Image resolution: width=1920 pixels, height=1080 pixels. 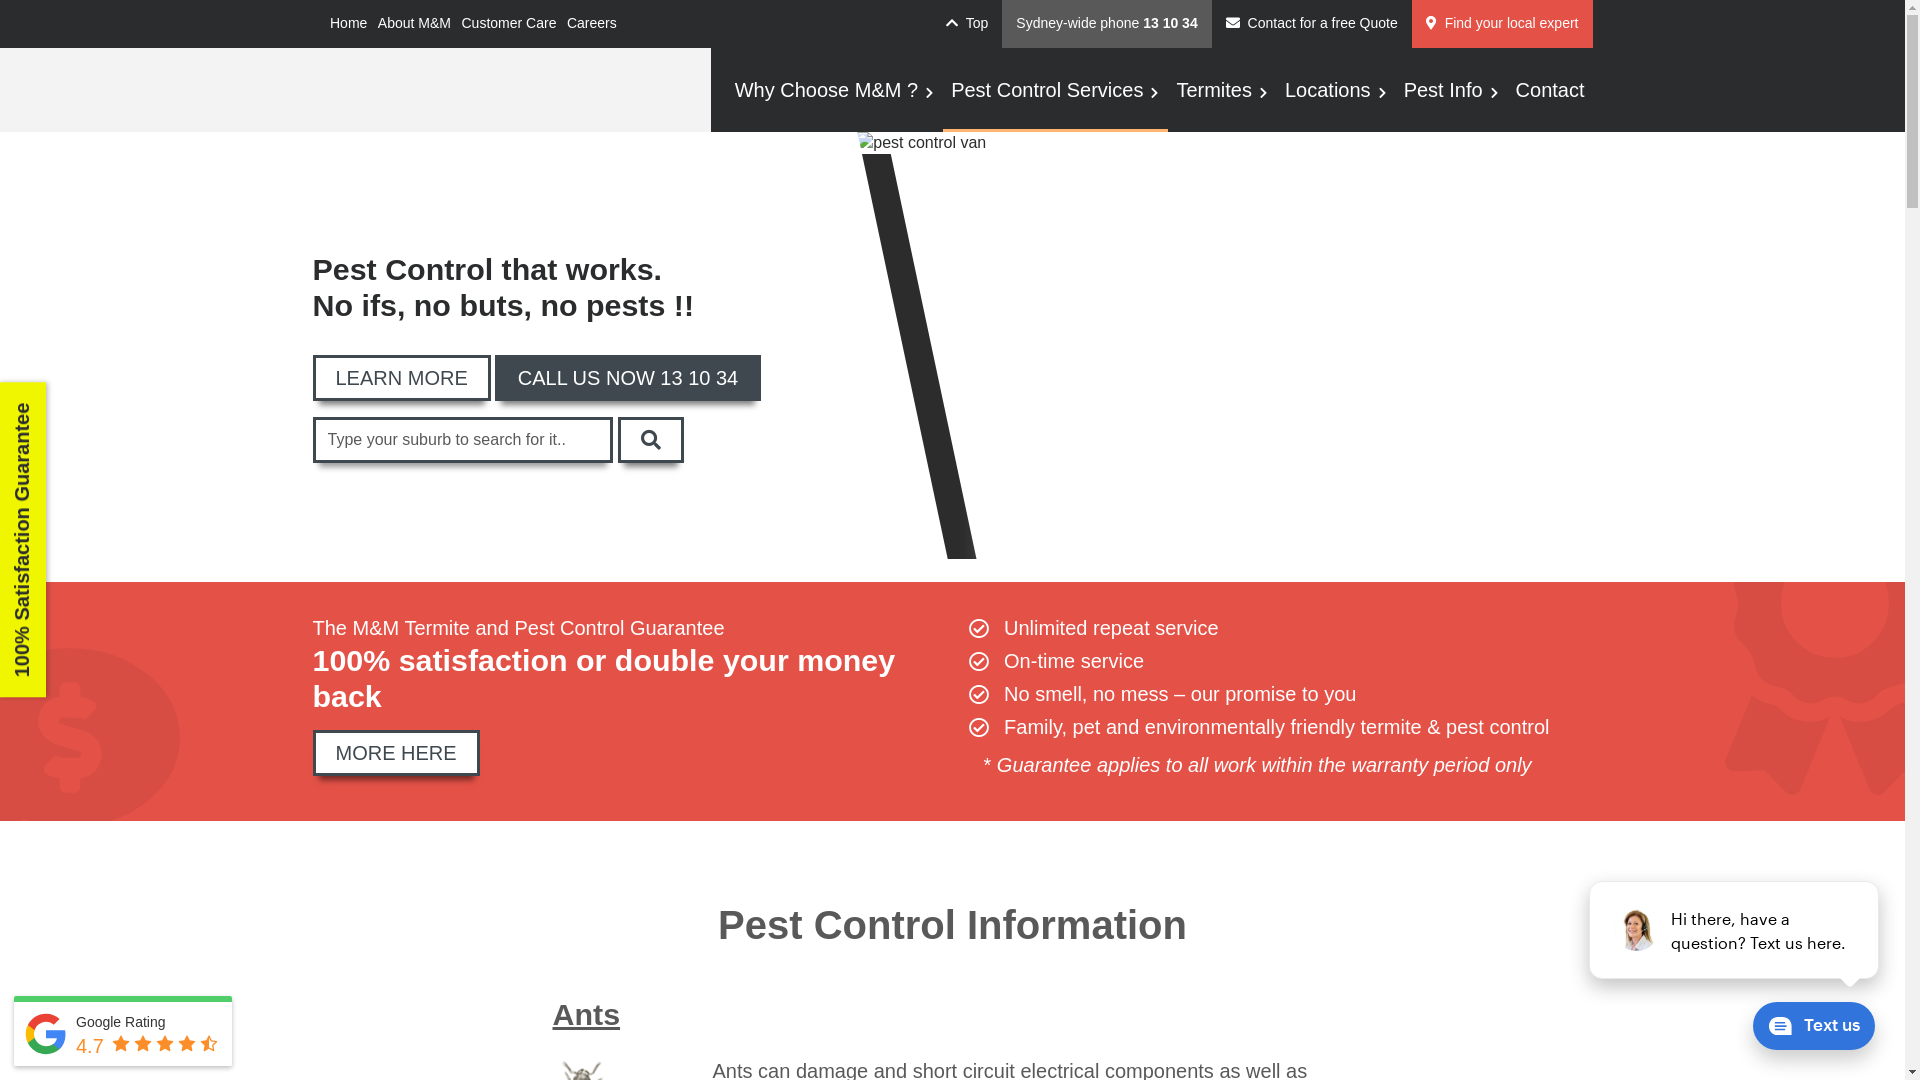 I want to click on 'Careers', so click(x=590, y=23).